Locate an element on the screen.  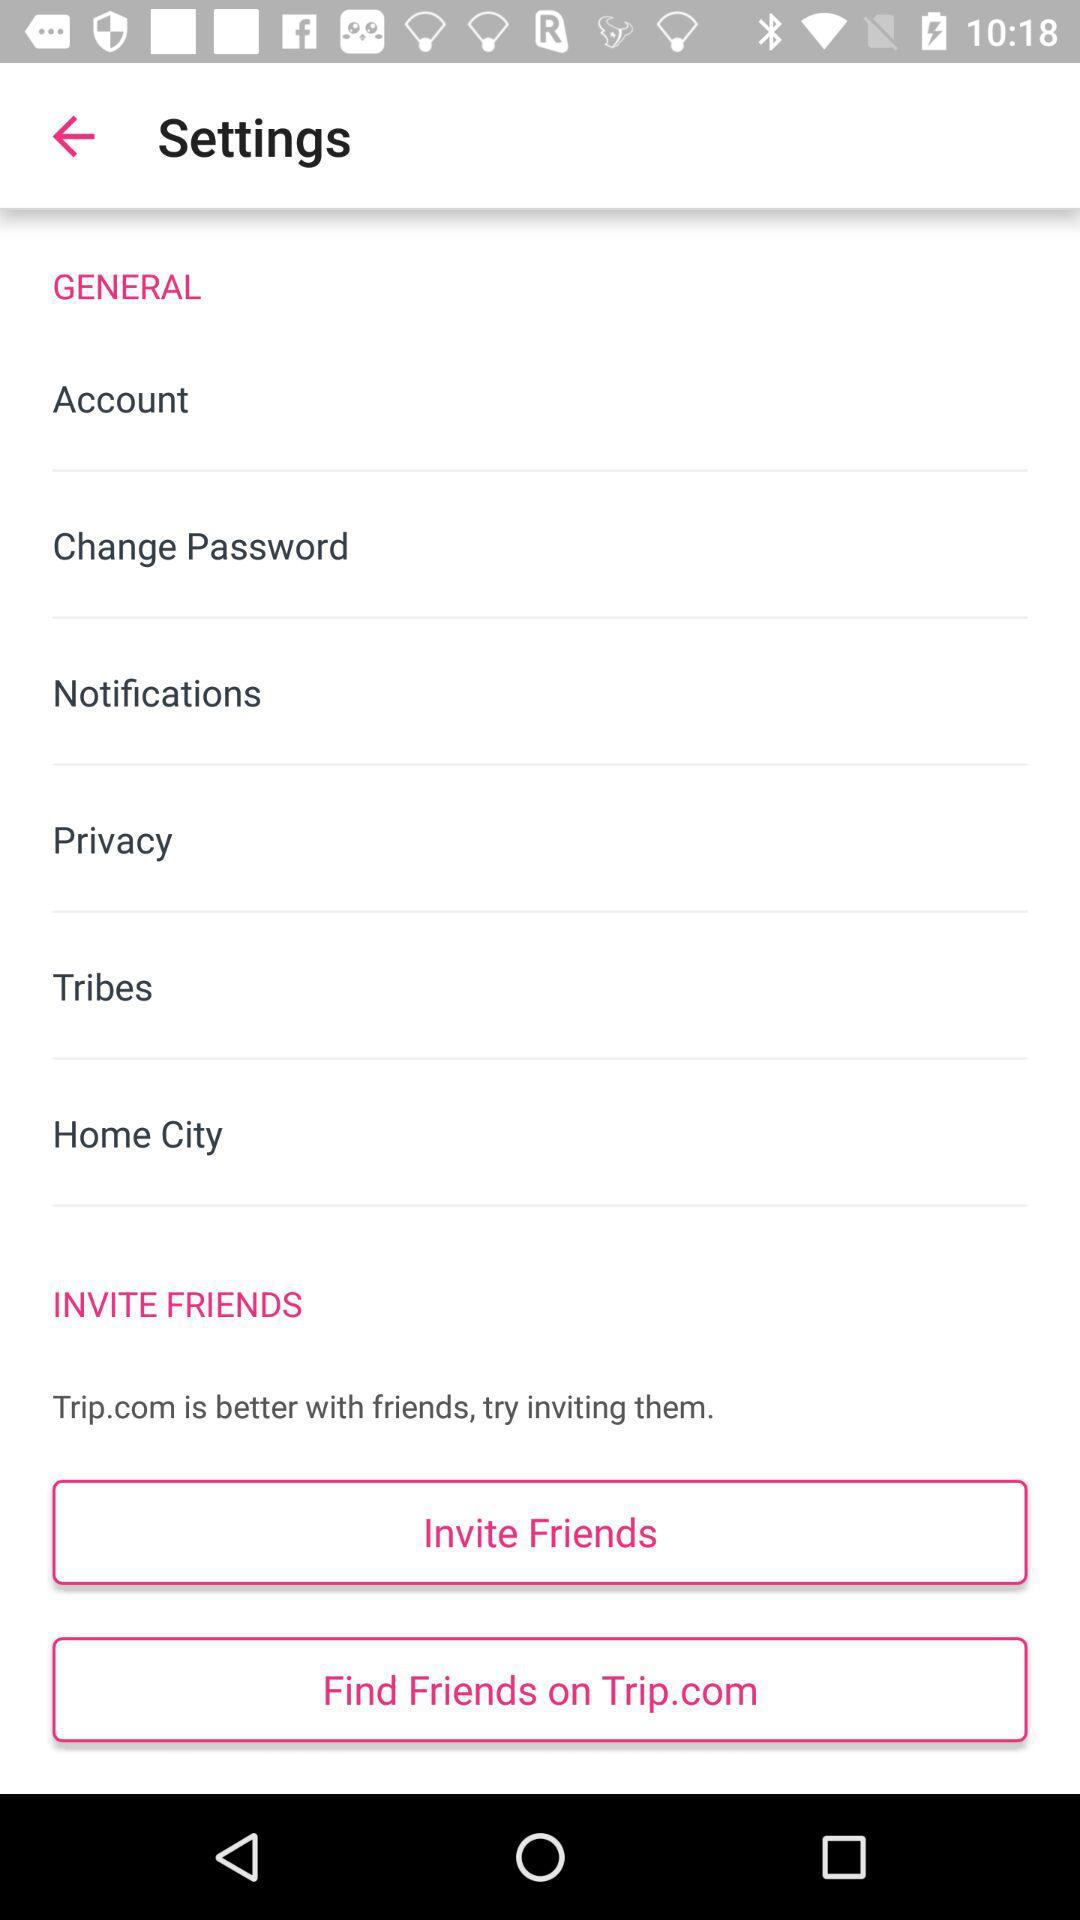
app to the left of the settings icon is located at coordinates (72, 135).